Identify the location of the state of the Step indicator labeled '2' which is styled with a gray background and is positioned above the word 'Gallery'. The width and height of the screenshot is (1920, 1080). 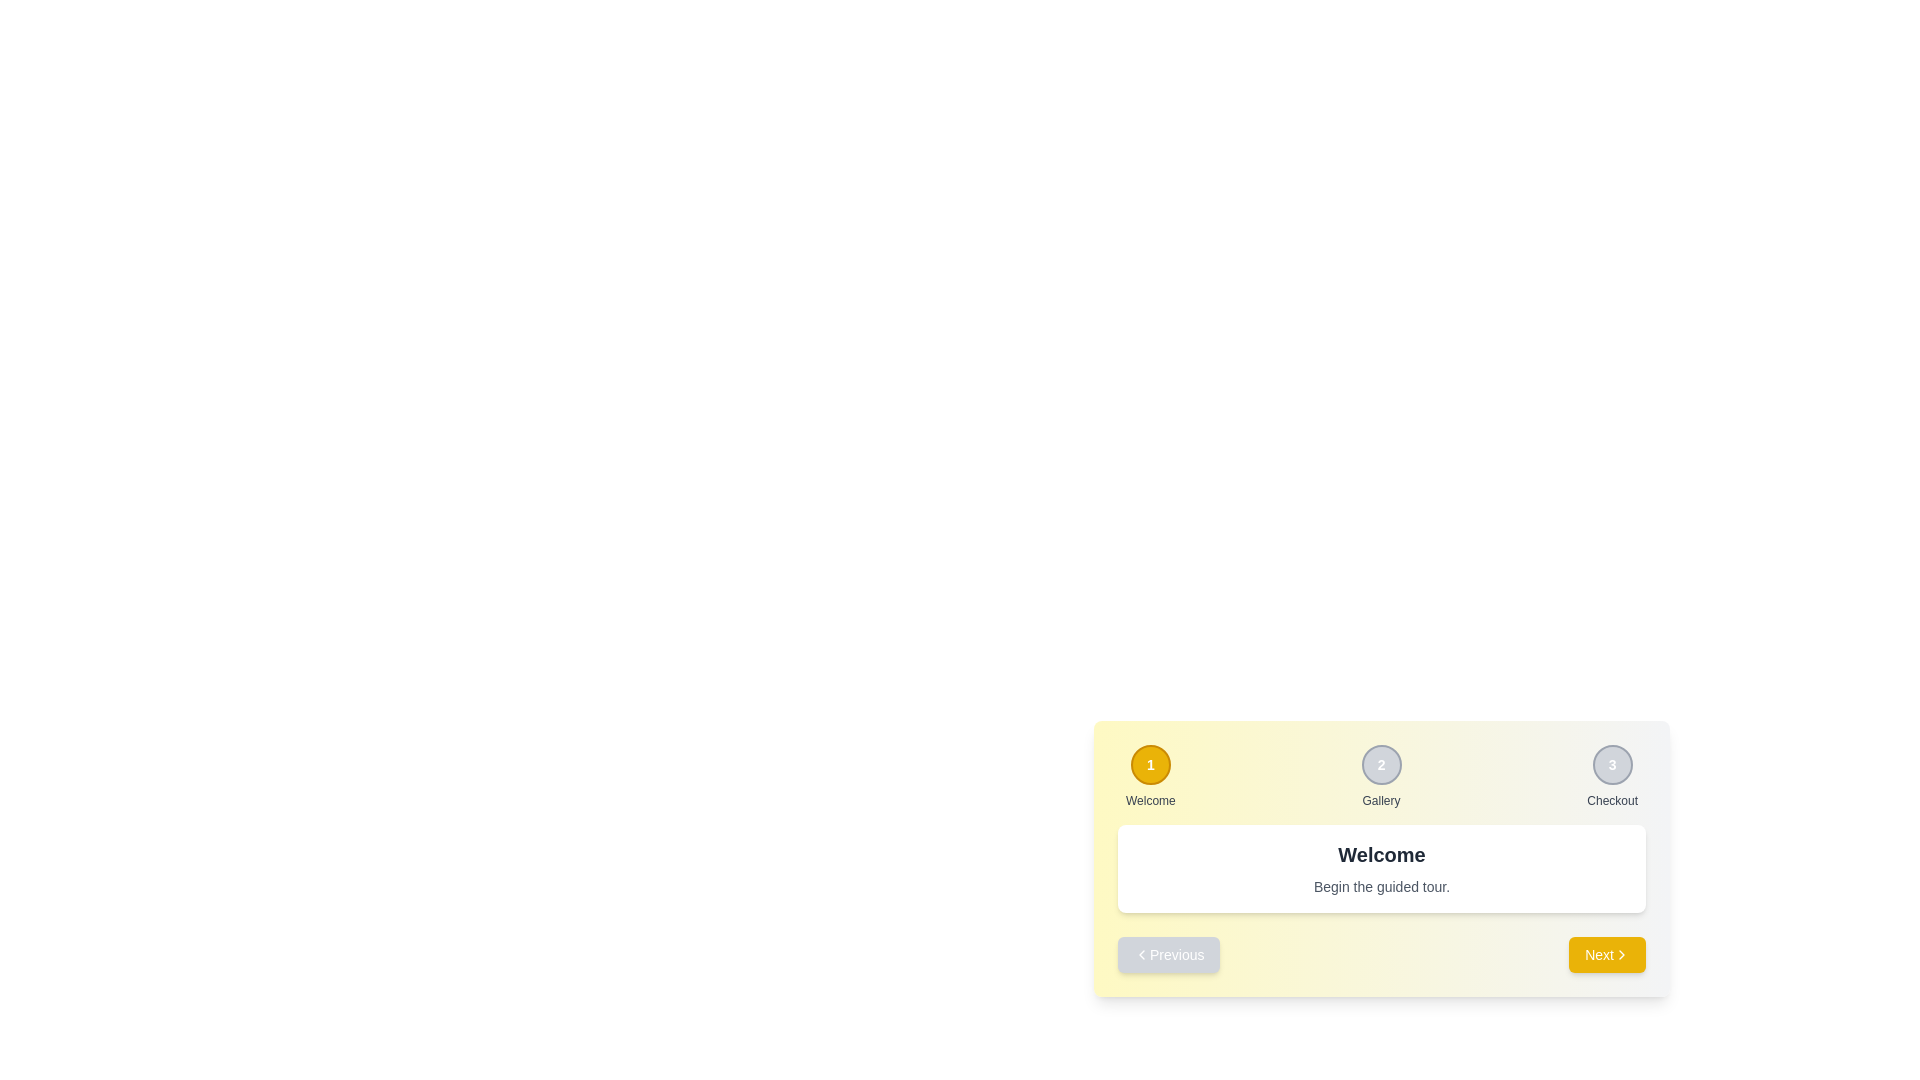
(1380, 775).